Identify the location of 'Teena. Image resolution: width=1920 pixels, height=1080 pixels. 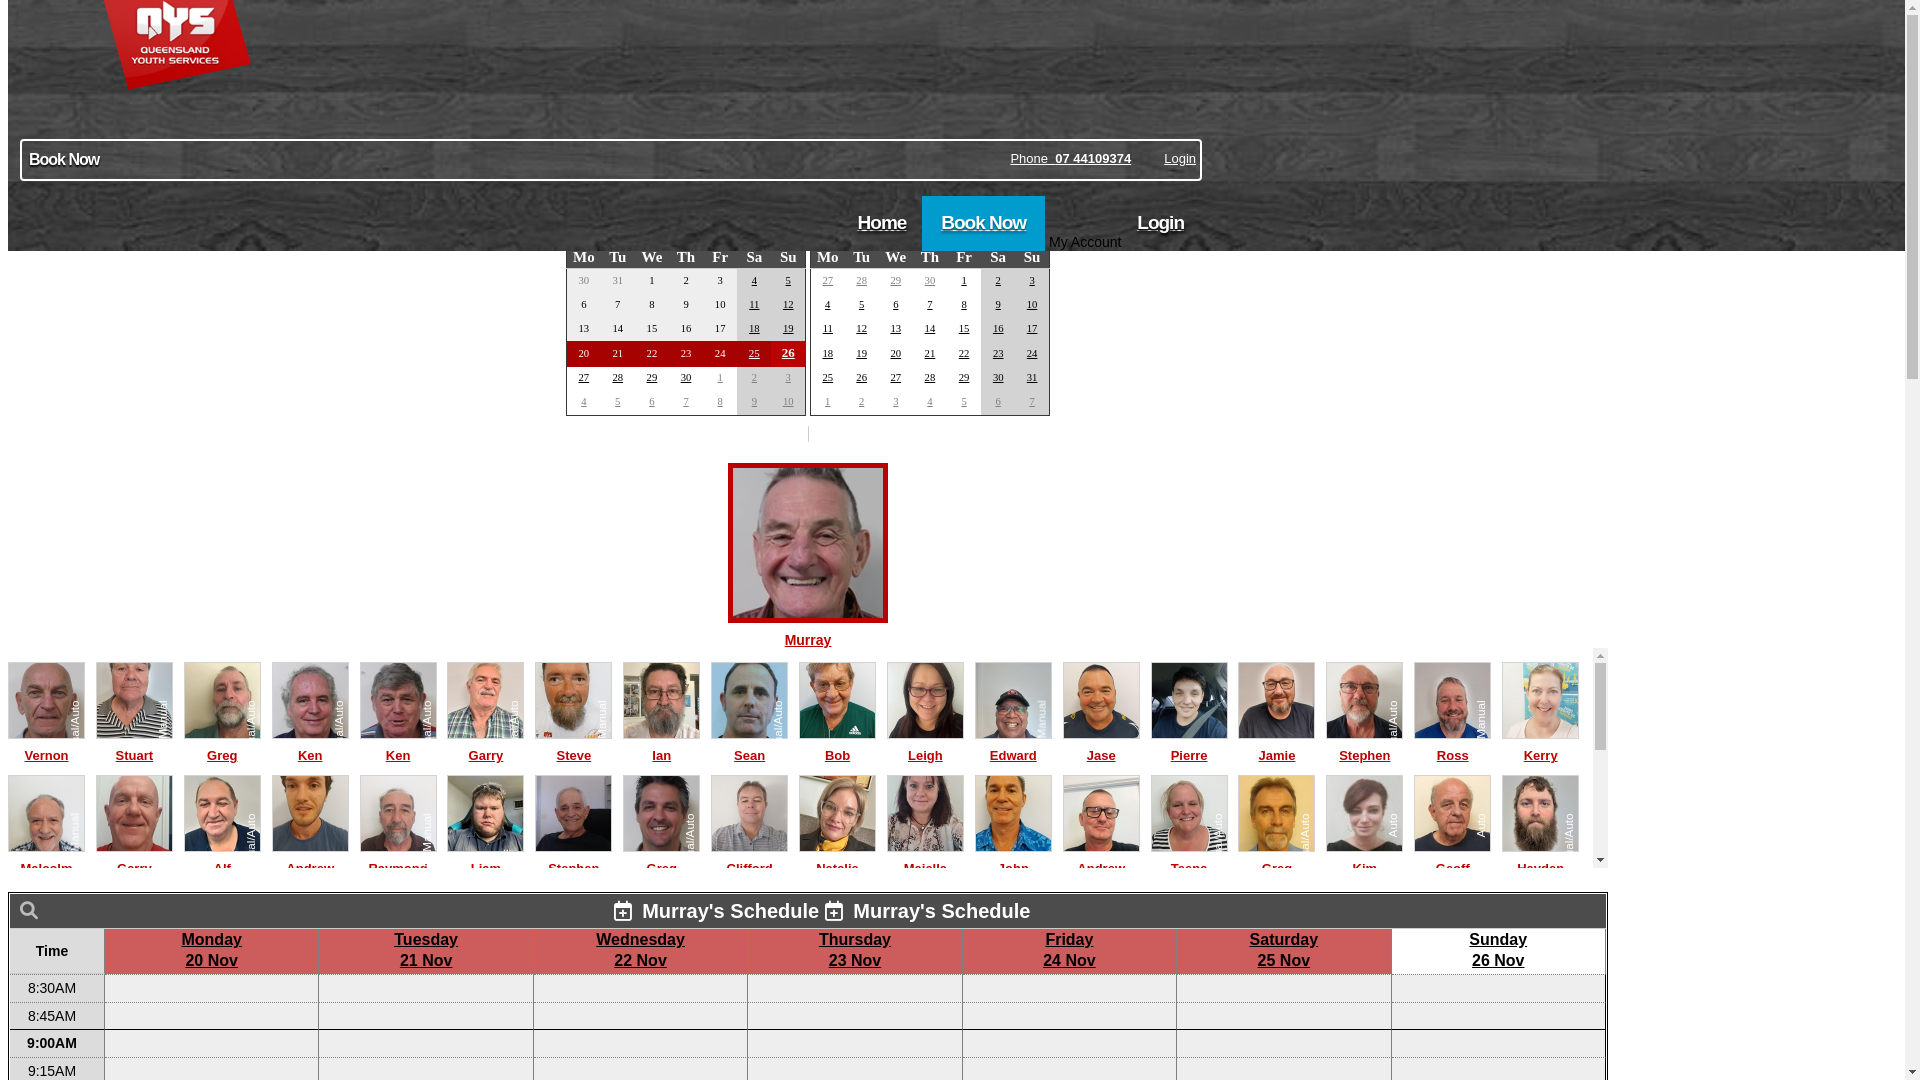
(1189, 857).